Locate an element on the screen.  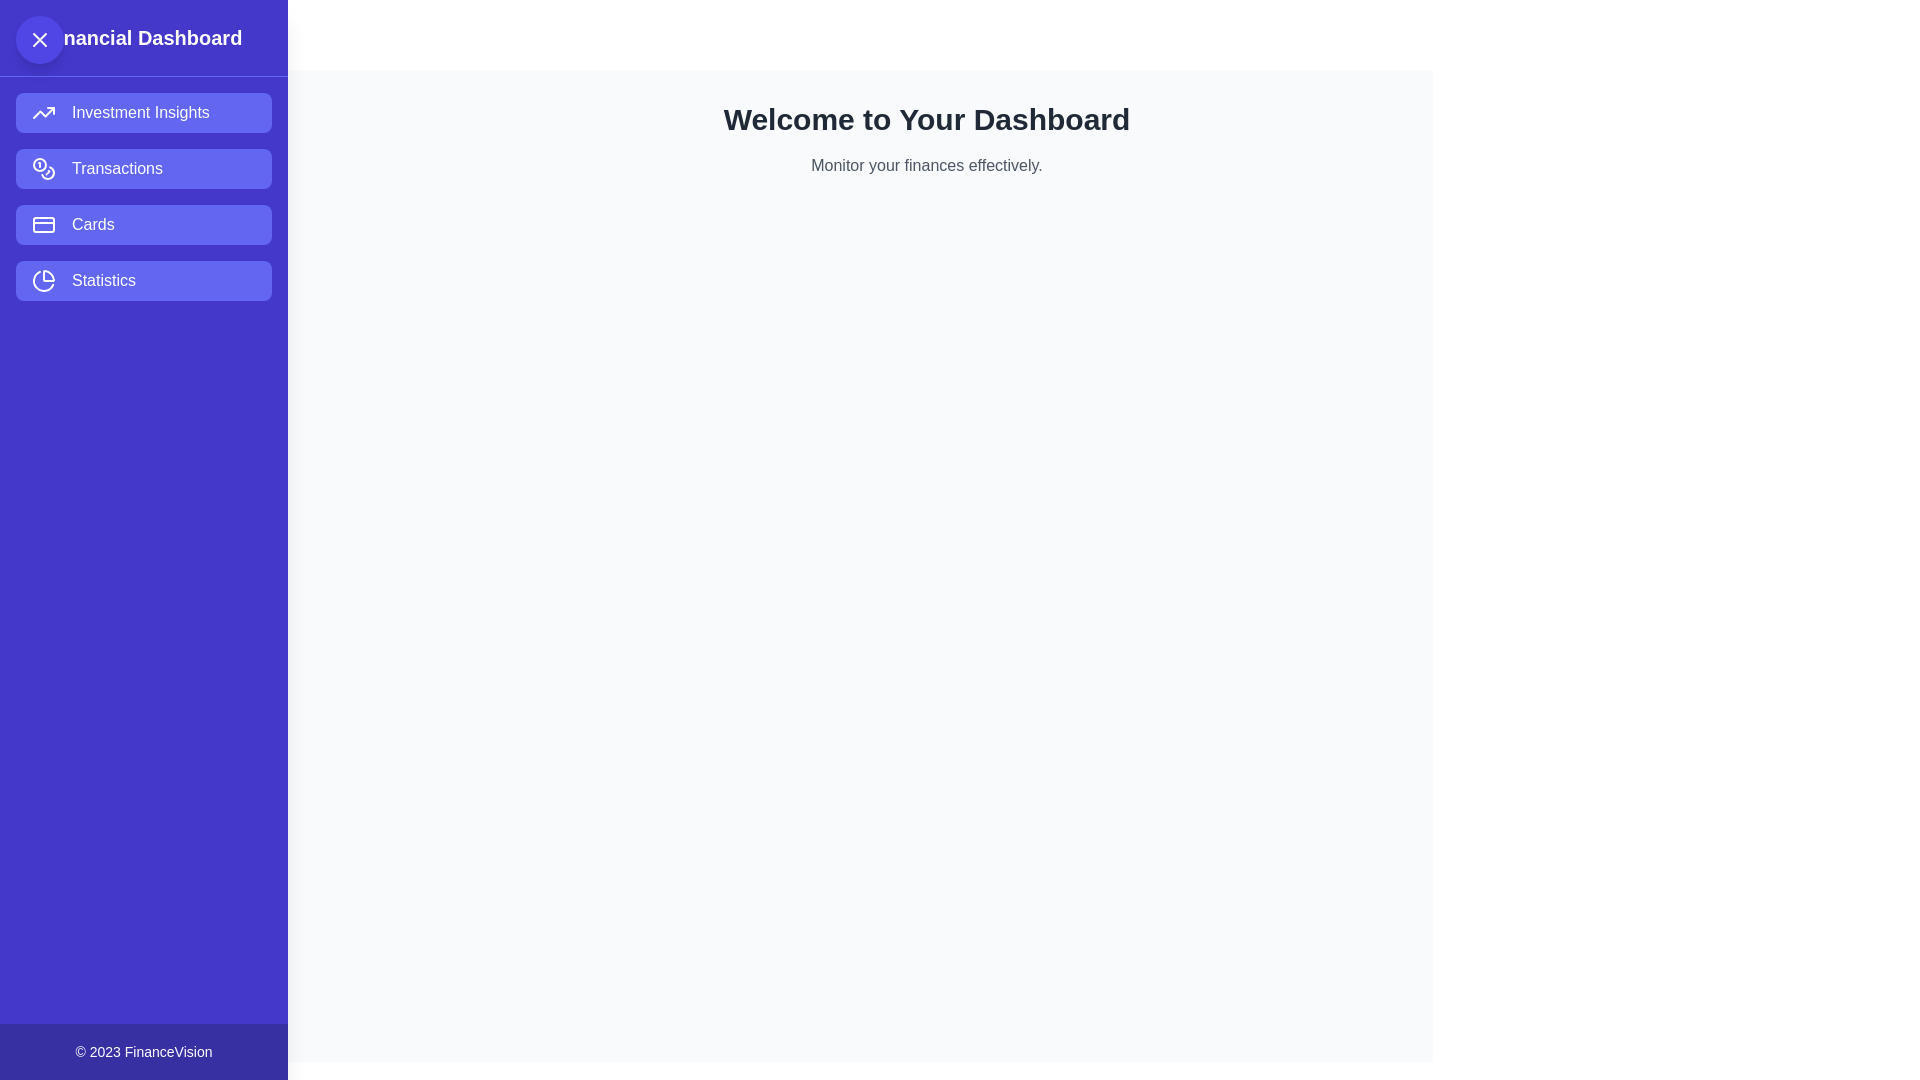
the Text Label that serves as a title or header for the dashboard interface, located above the phrase 'Monitor your finances effectively' is located at coordinates (925, 119).